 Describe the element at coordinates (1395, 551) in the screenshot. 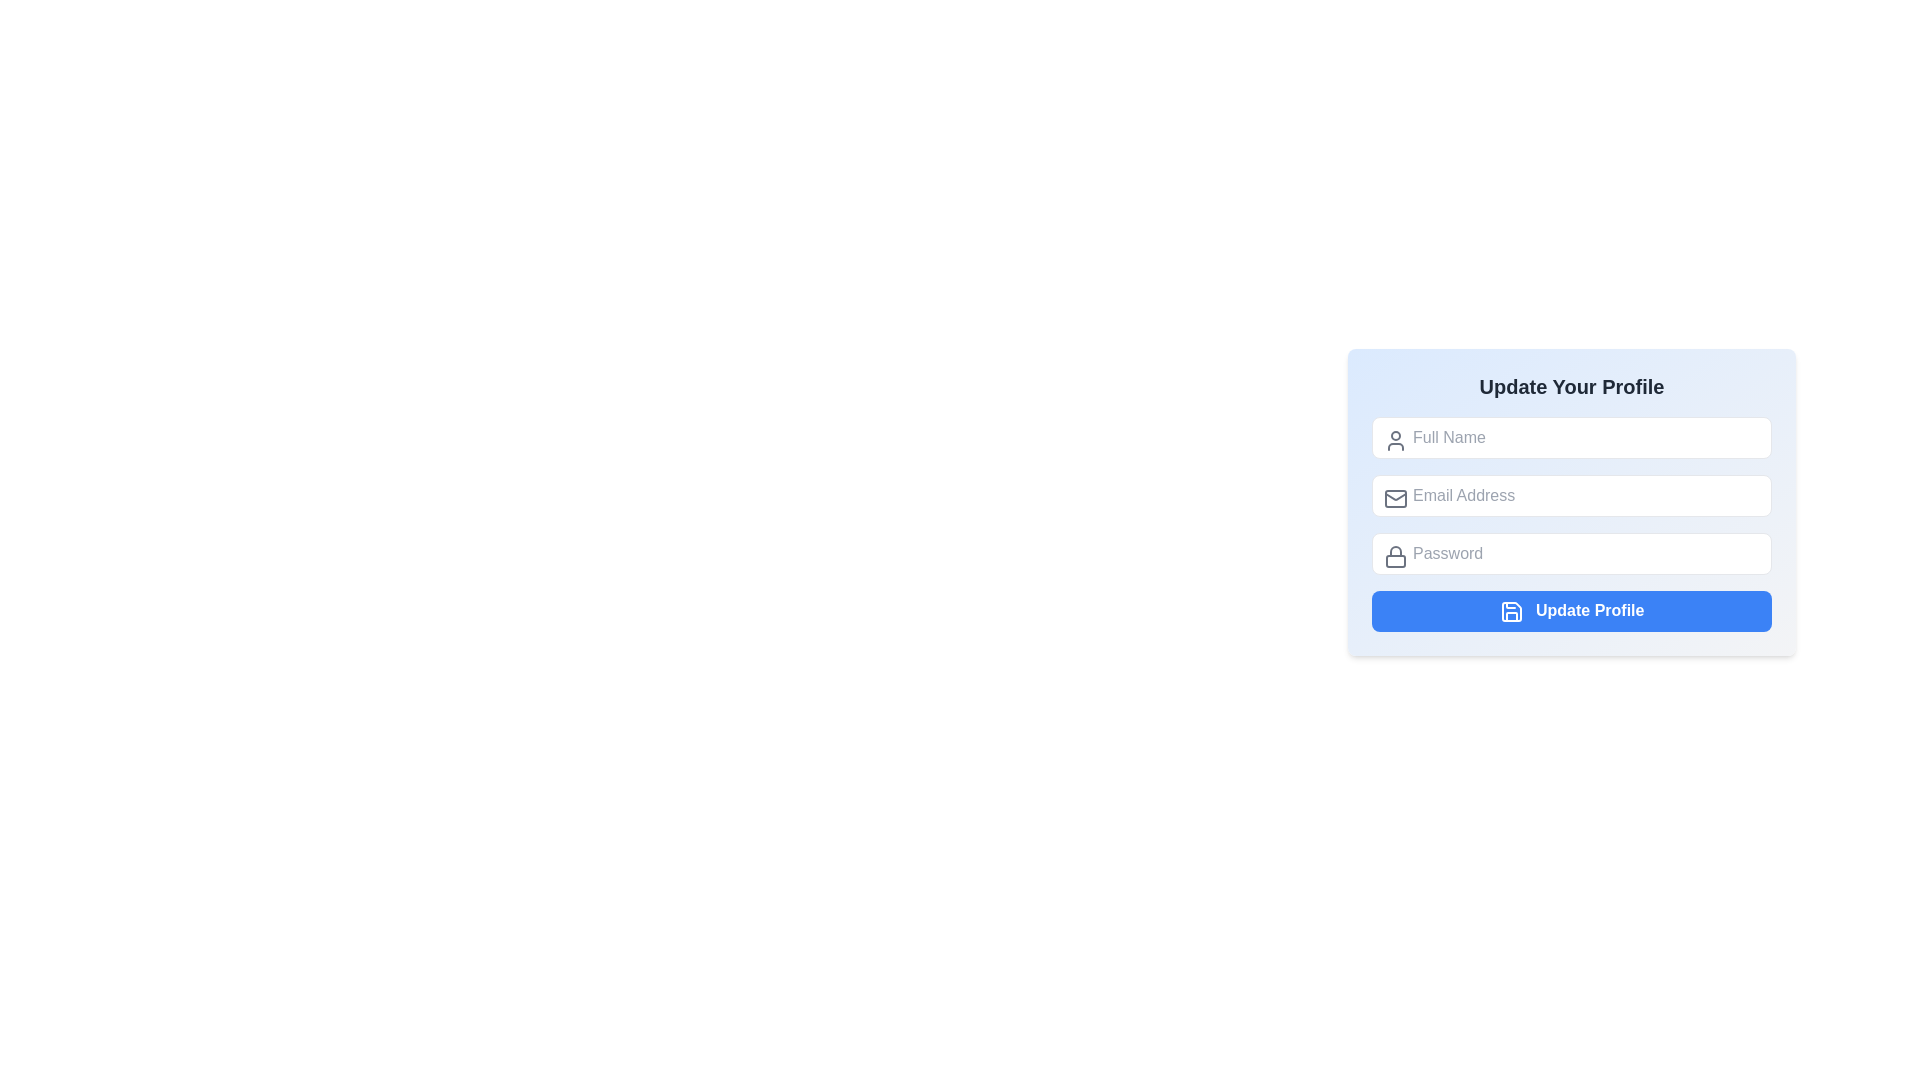

I see `the curved top part of the lock icon graphic, which is part of an SVG vector graphic located adjacent to the password input field` at that location.